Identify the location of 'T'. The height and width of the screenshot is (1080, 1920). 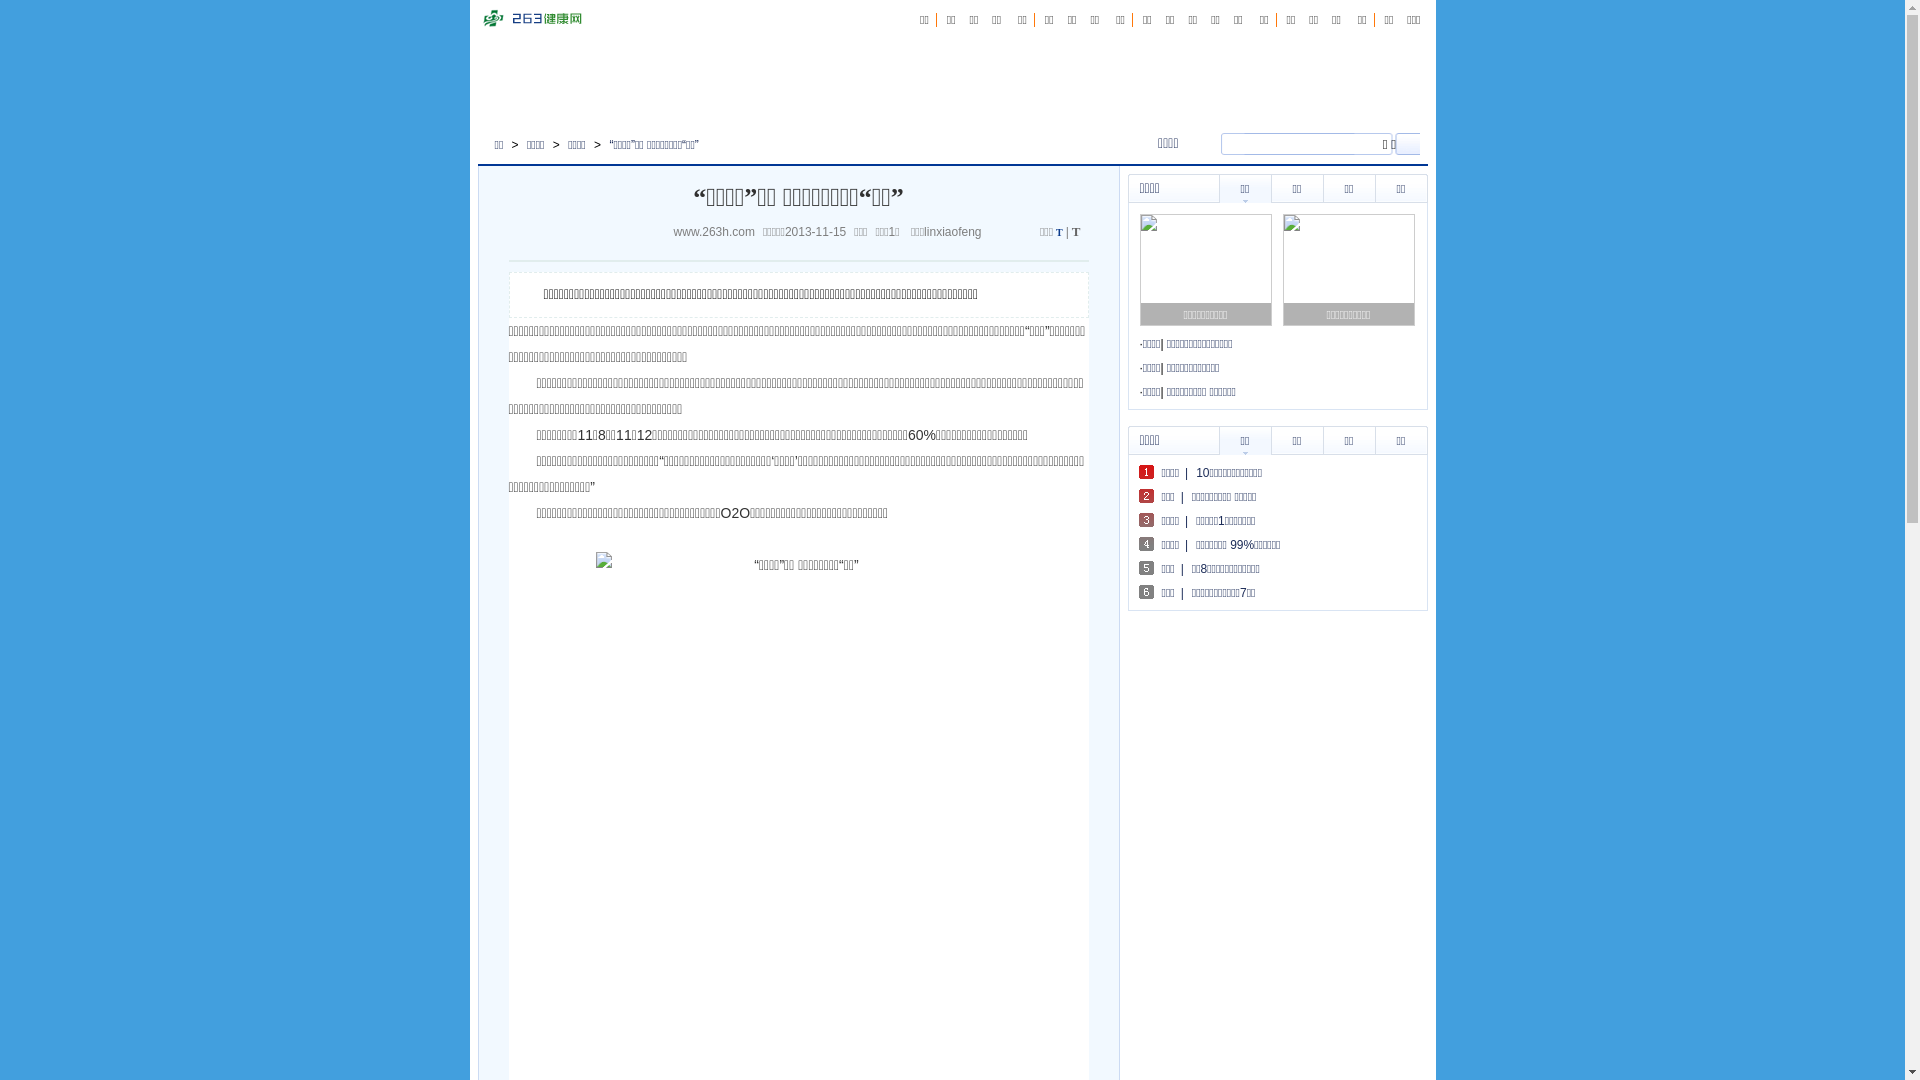
(1058, 231).